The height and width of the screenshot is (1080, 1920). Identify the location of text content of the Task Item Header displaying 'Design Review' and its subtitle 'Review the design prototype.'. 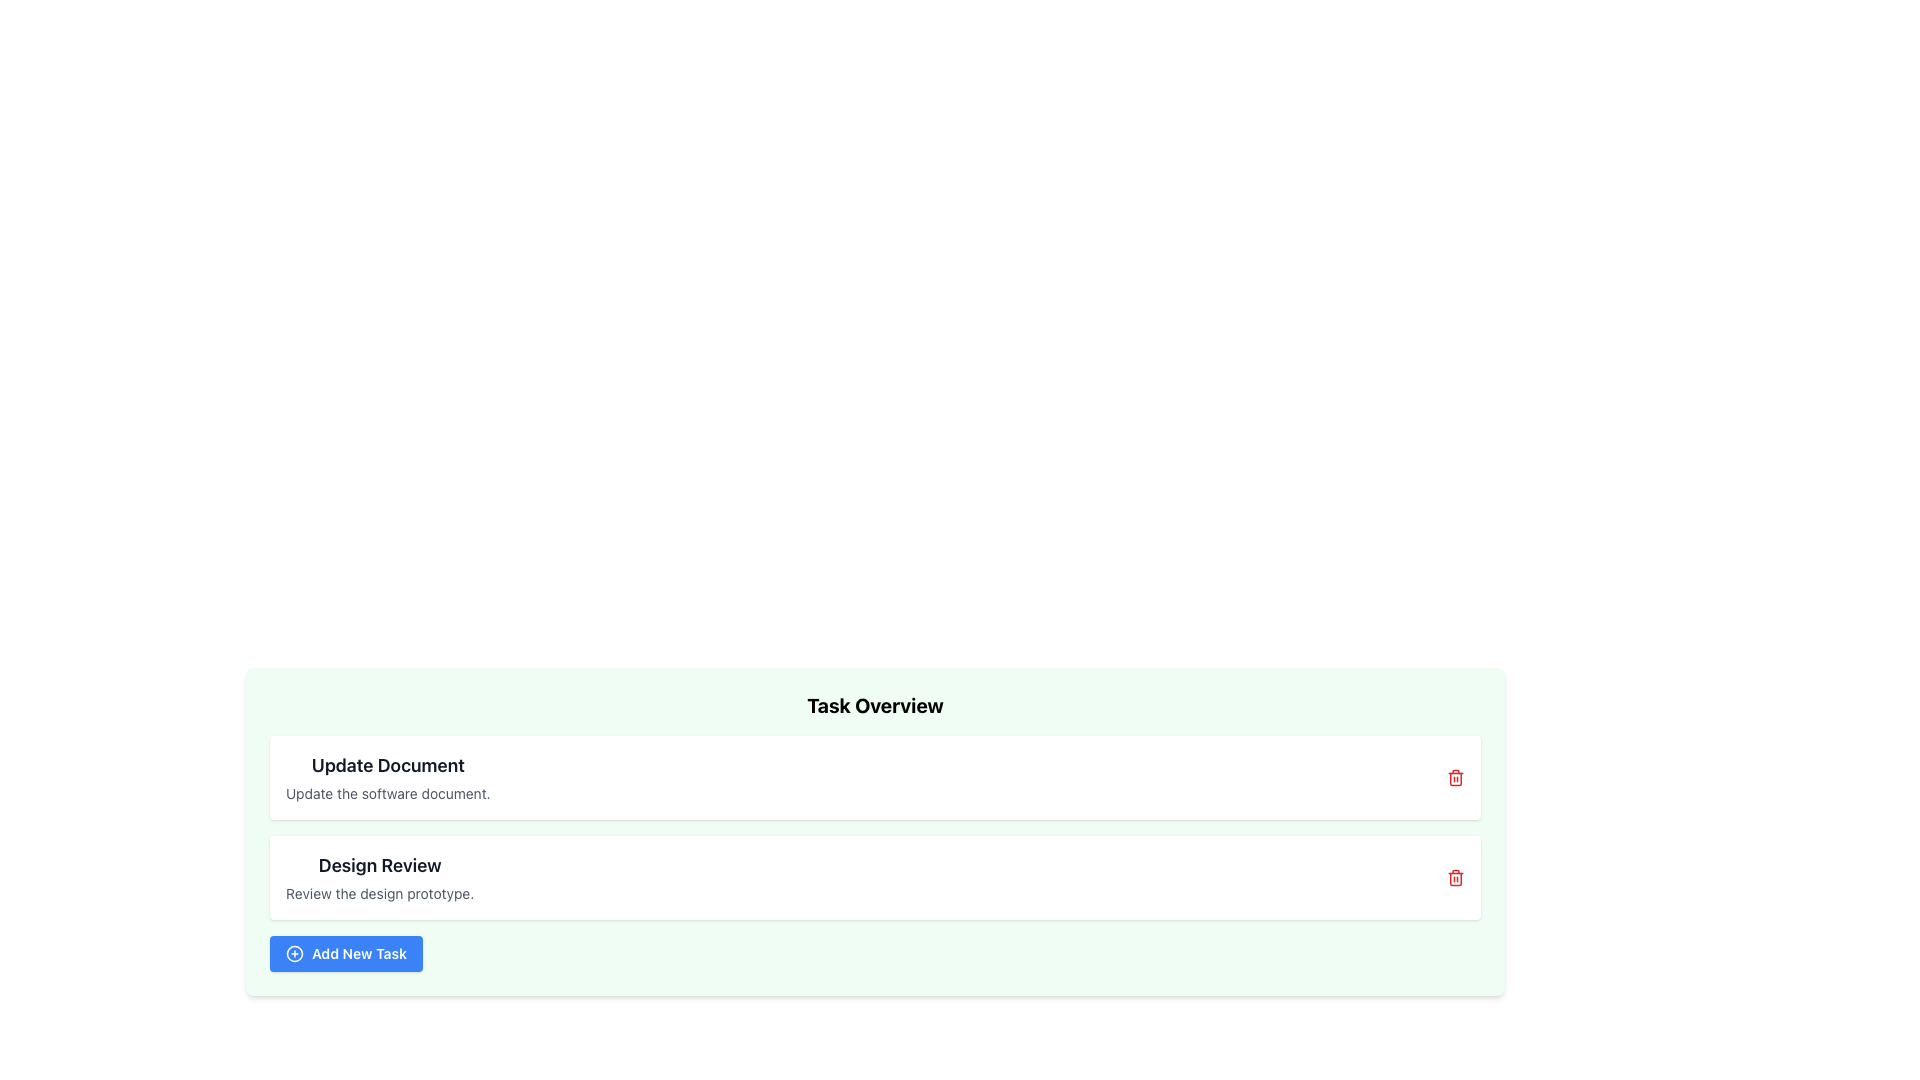
(380, 877).